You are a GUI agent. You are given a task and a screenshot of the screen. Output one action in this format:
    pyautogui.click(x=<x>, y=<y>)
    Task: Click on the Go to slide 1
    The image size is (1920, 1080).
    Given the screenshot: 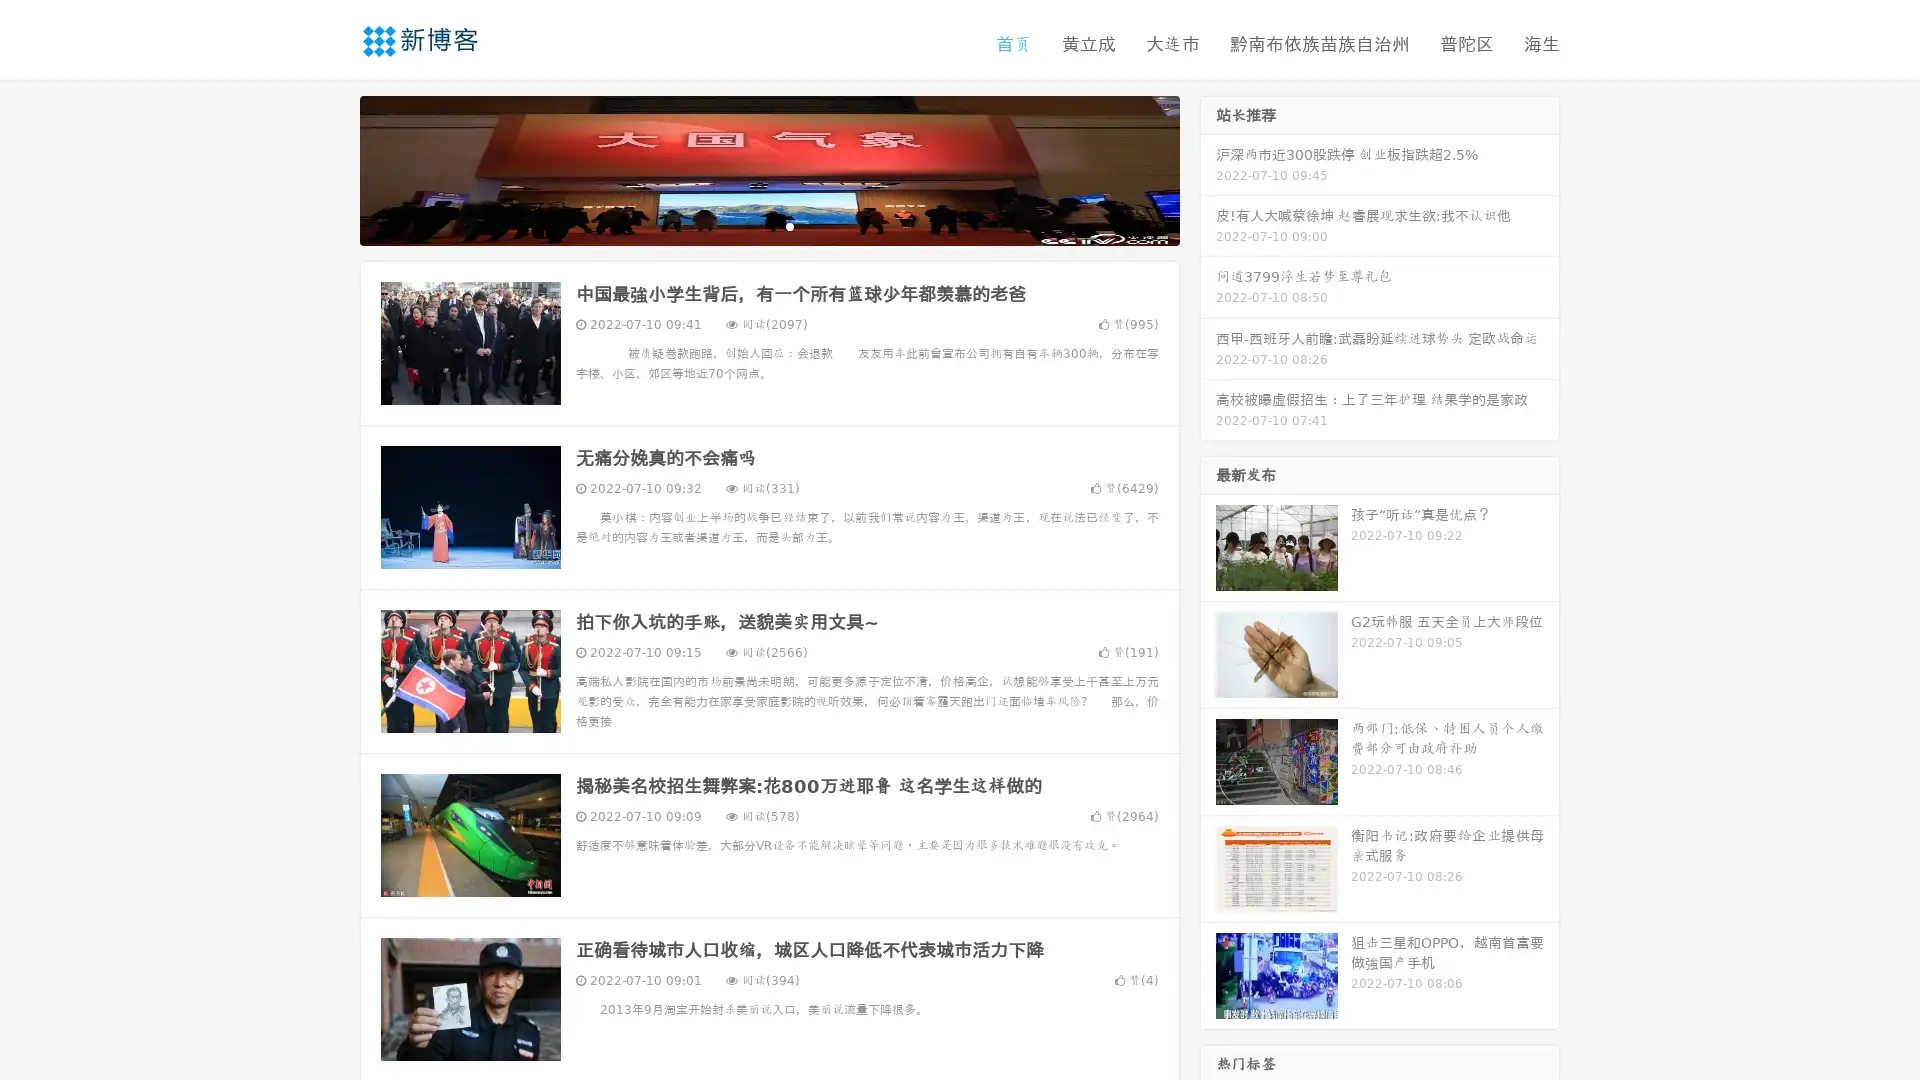 What is the action you would take?
    pyautogui.click(x=748, y=225)
    